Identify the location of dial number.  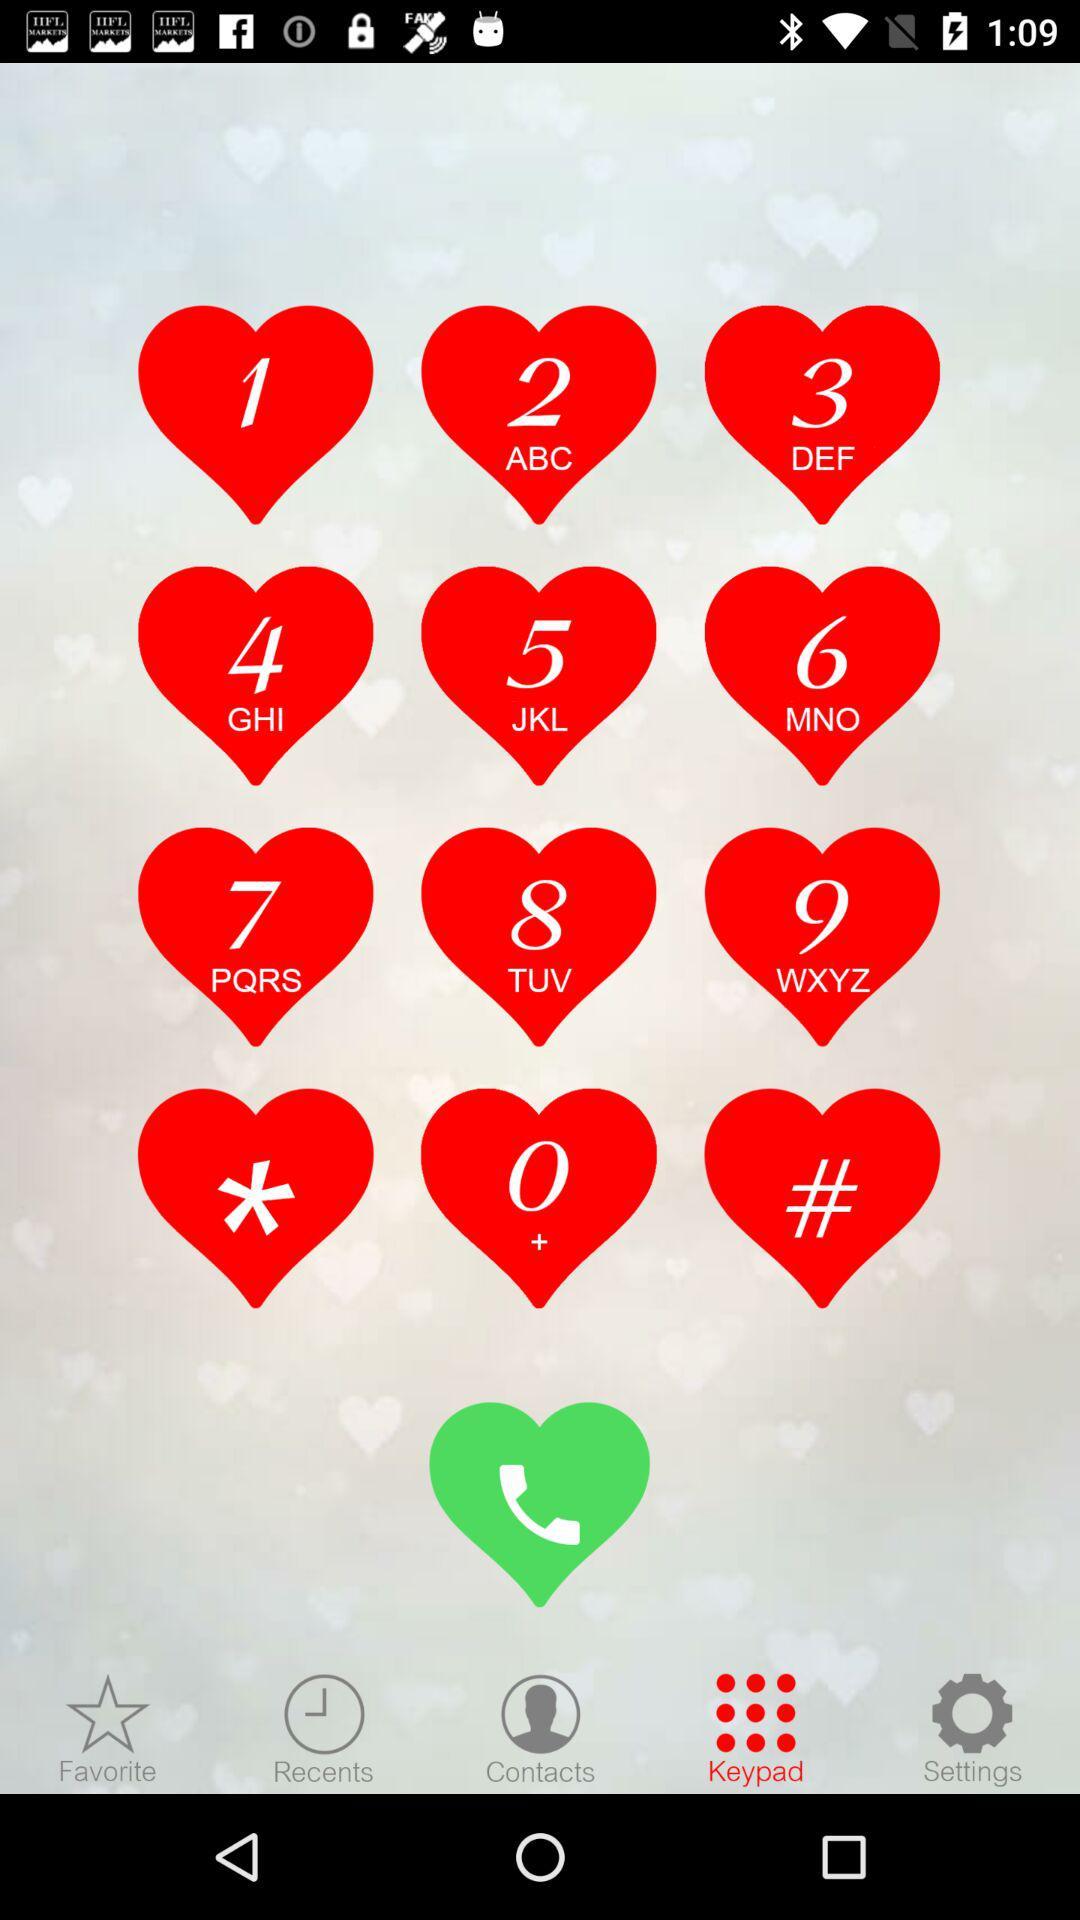
(538, 413).